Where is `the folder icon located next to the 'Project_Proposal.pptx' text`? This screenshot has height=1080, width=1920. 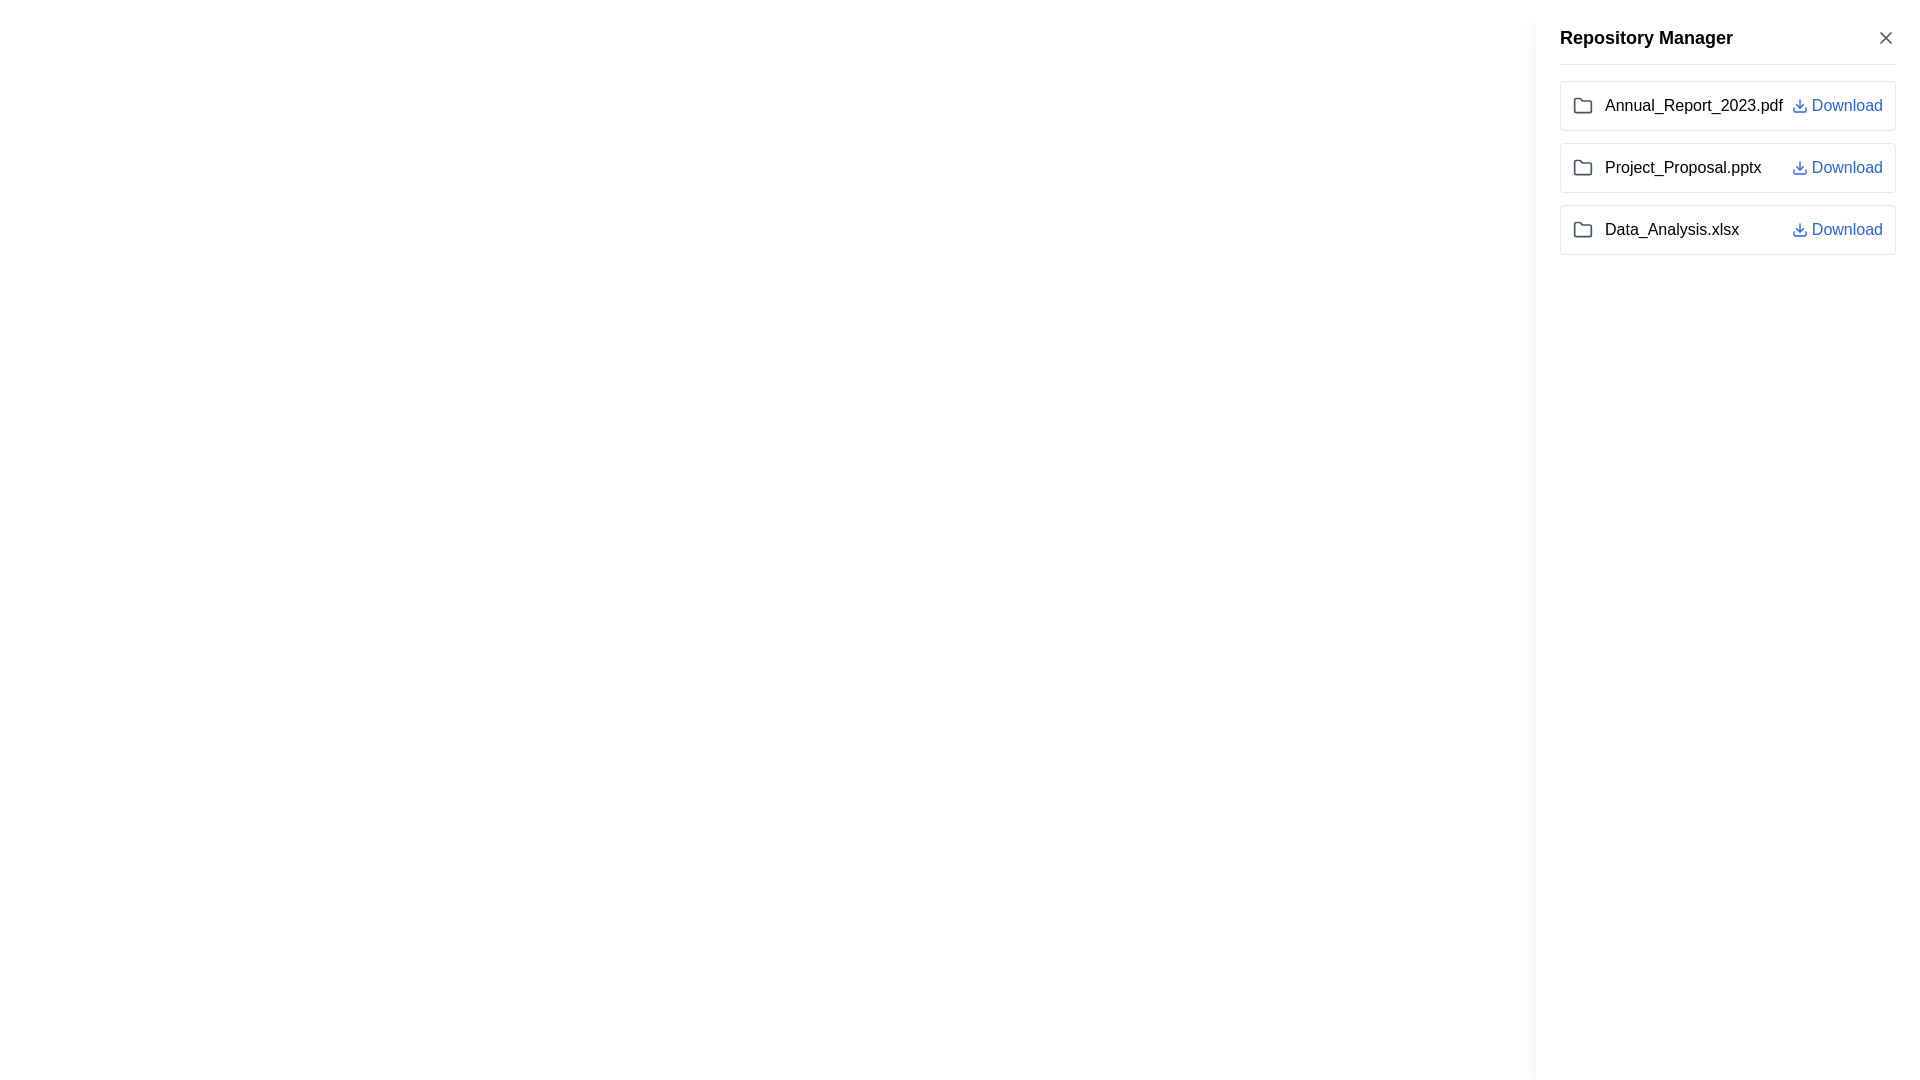 the folder icon located next to the 'Project_Proposal.pptx' text is located at coordinates (1582, 104).